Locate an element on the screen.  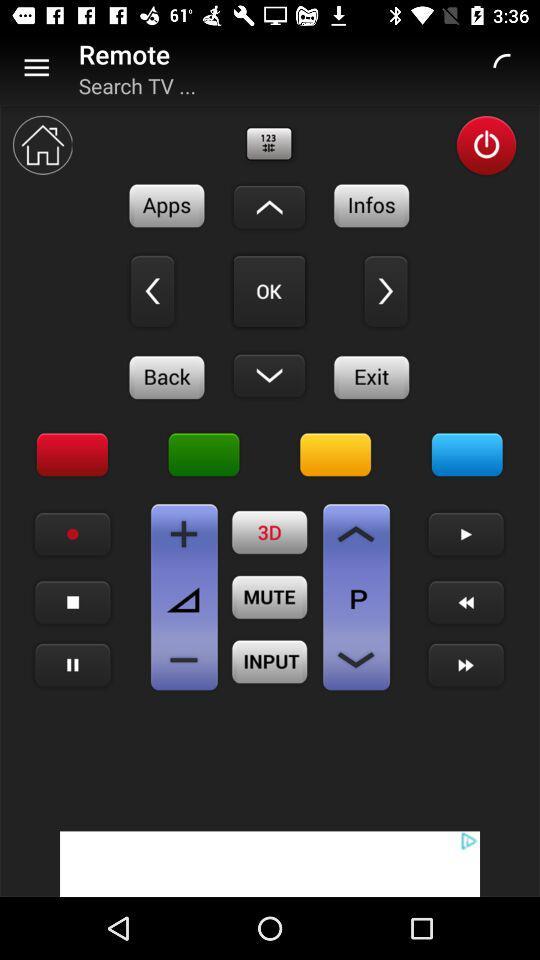
button is located at coordinates (466, 533).